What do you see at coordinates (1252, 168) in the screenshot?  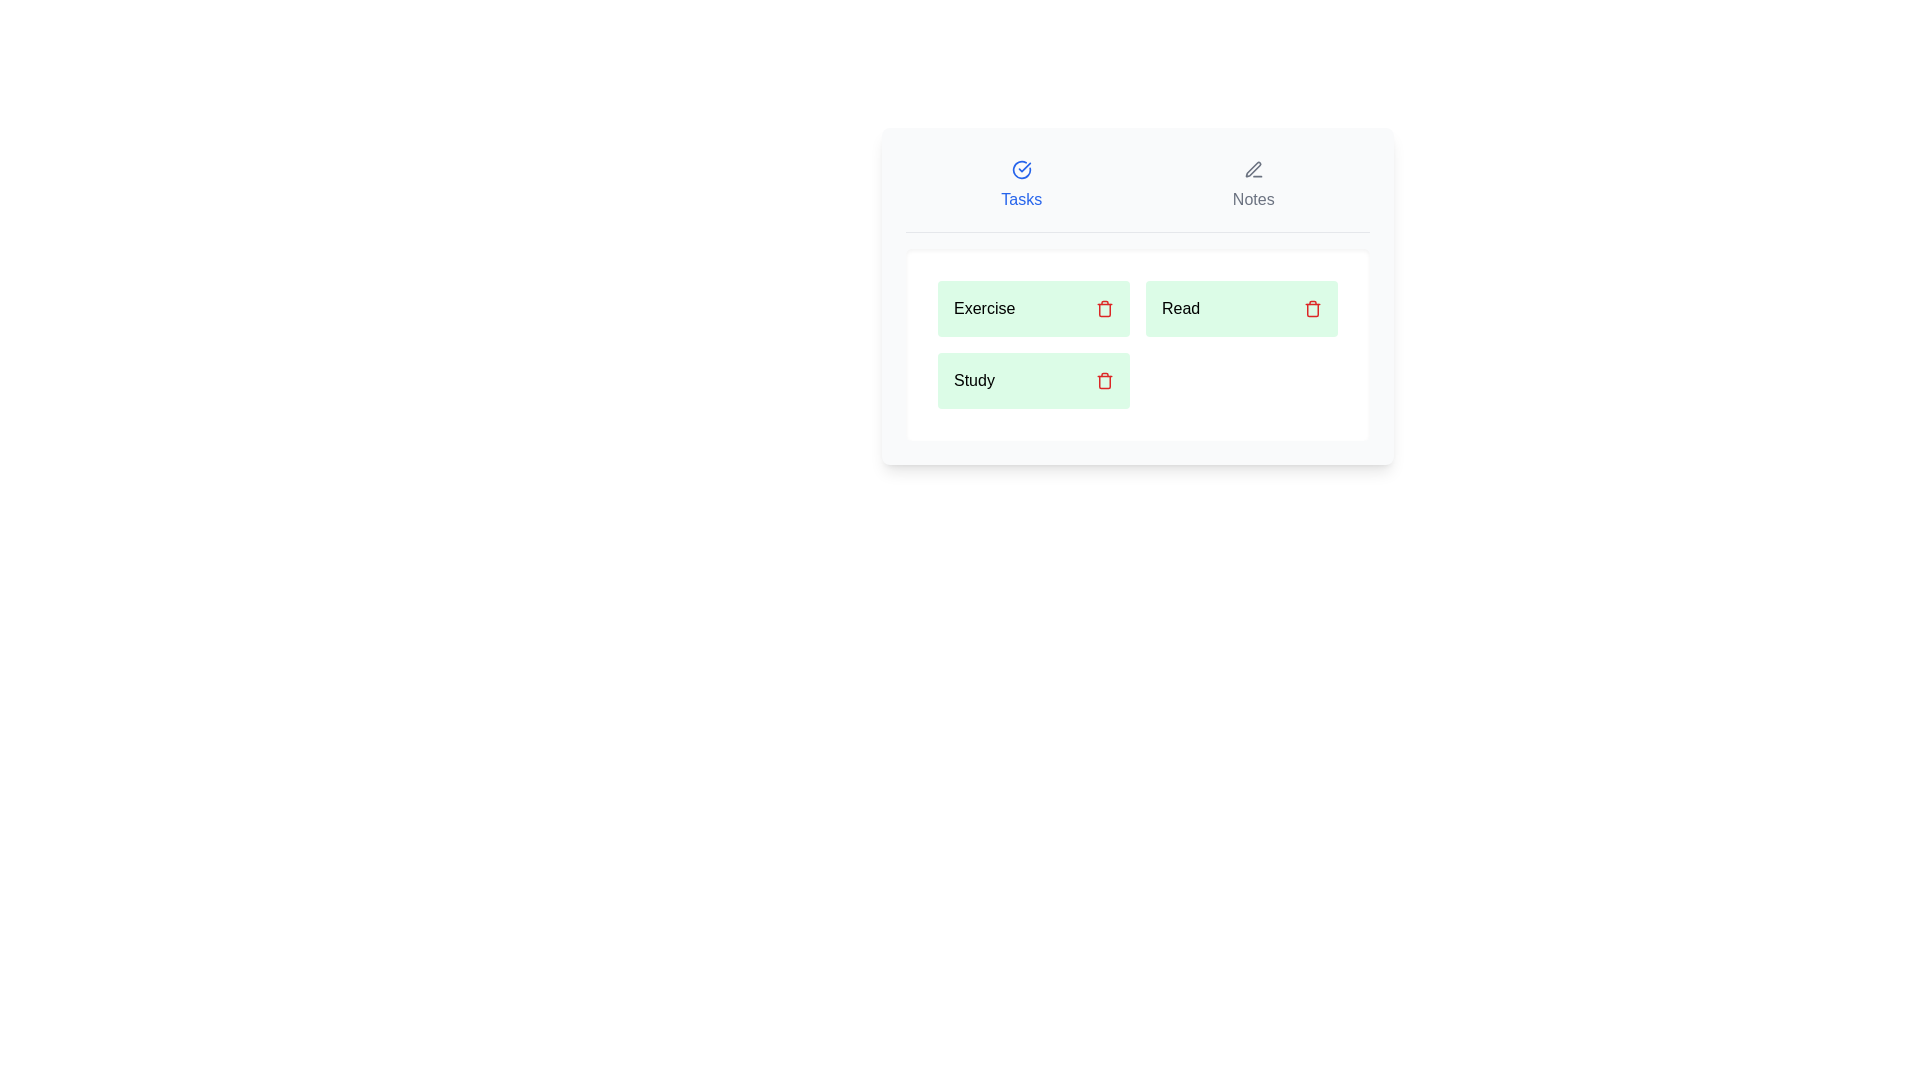 I see `the tab icon of Notes to inspect its visual details` at bounding box center [1252, 168].